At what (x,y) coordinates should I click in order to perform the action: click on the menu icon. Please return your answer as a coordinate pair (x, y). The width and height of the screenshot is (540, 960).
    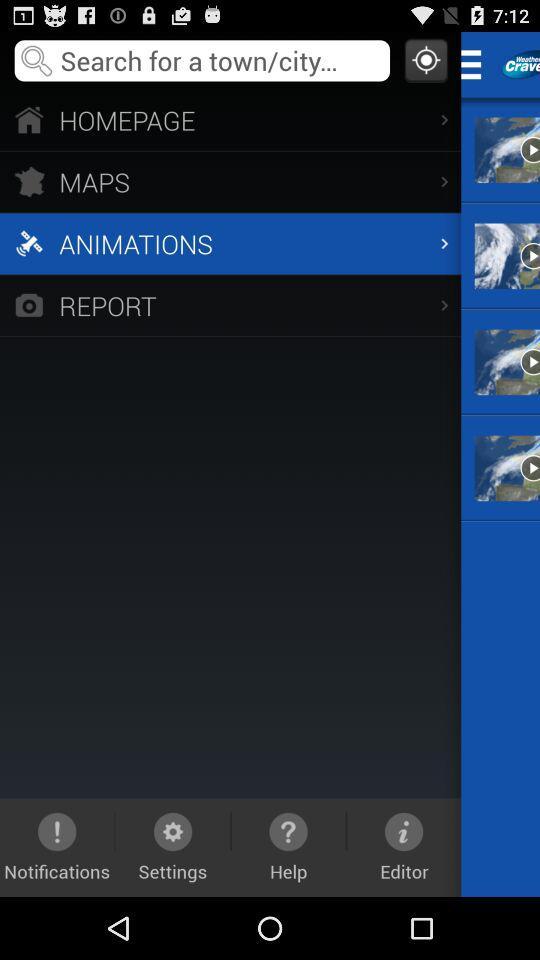
    Looking at the image, I should click on (476, 68).